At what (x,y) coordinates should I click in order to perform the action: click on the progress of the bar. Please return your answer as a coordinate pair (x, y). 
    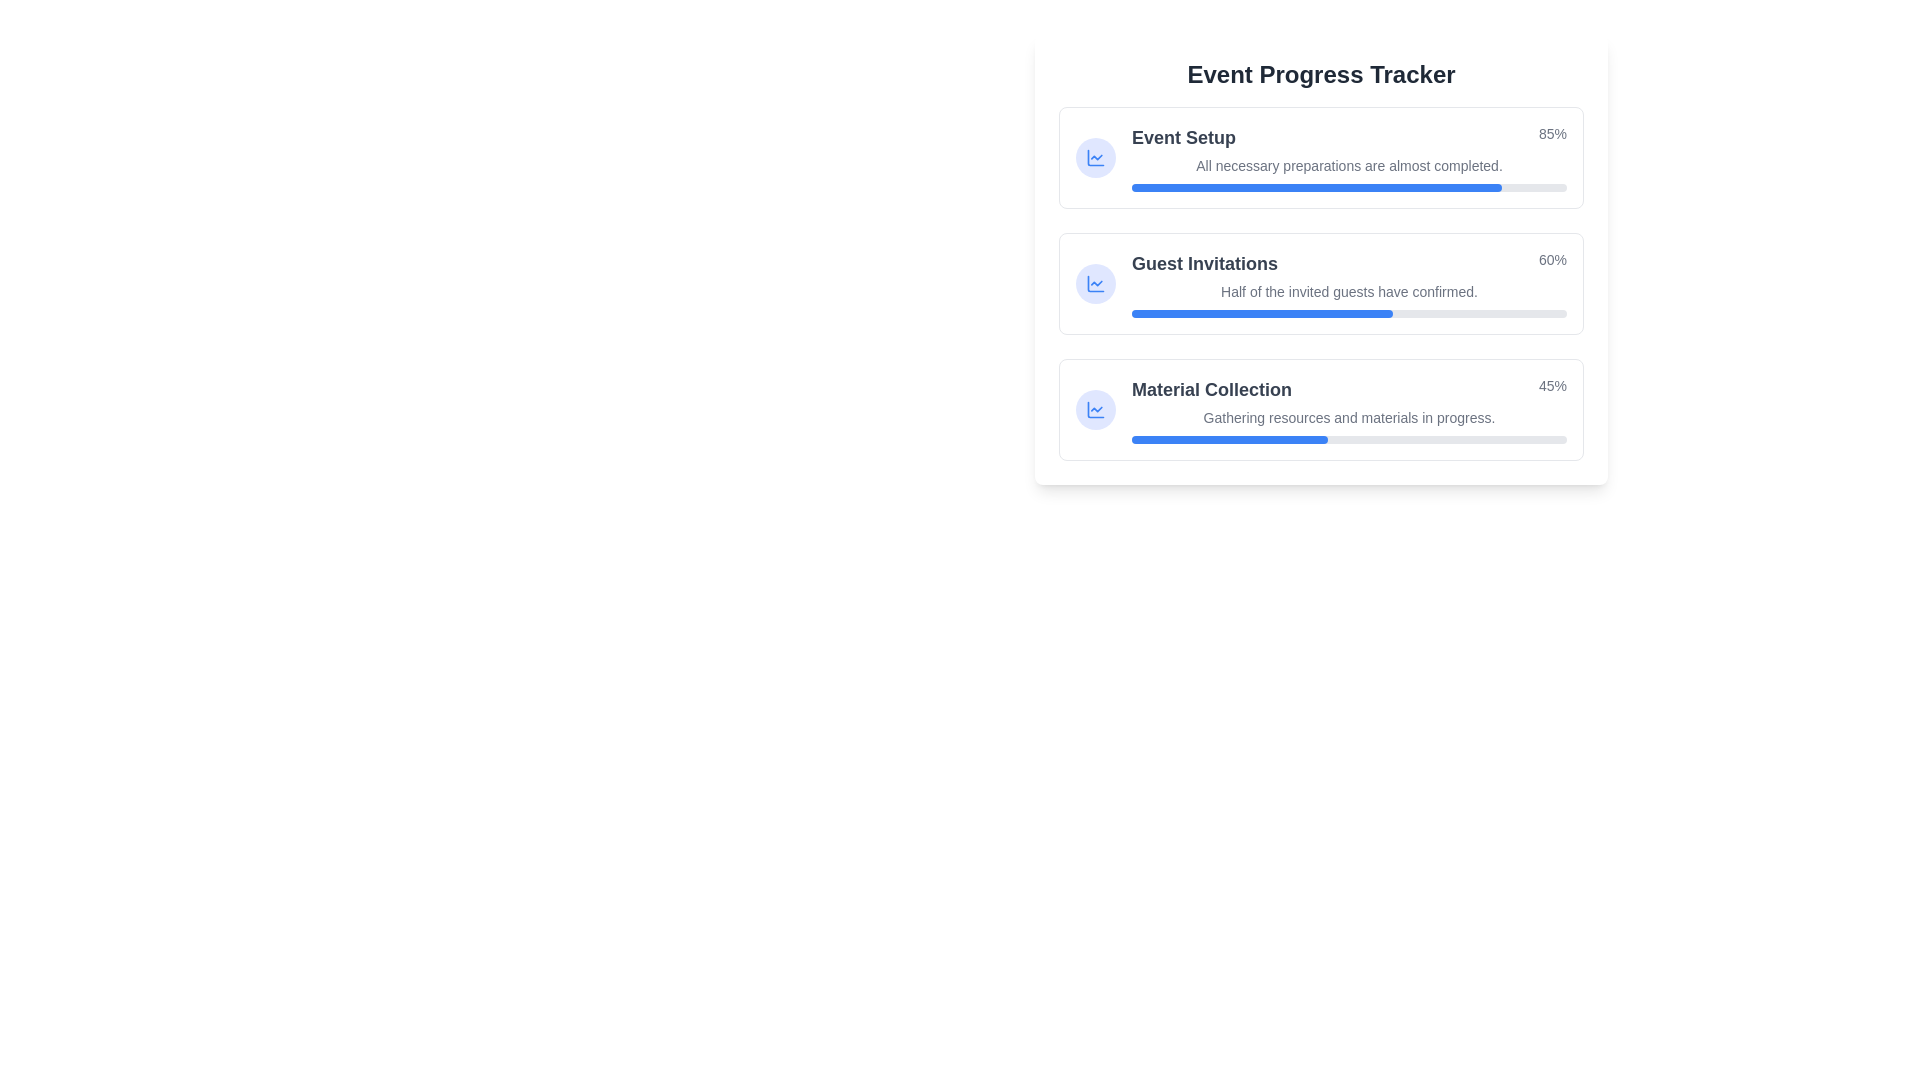
    Looking at the image, I should click on (1435, 188).